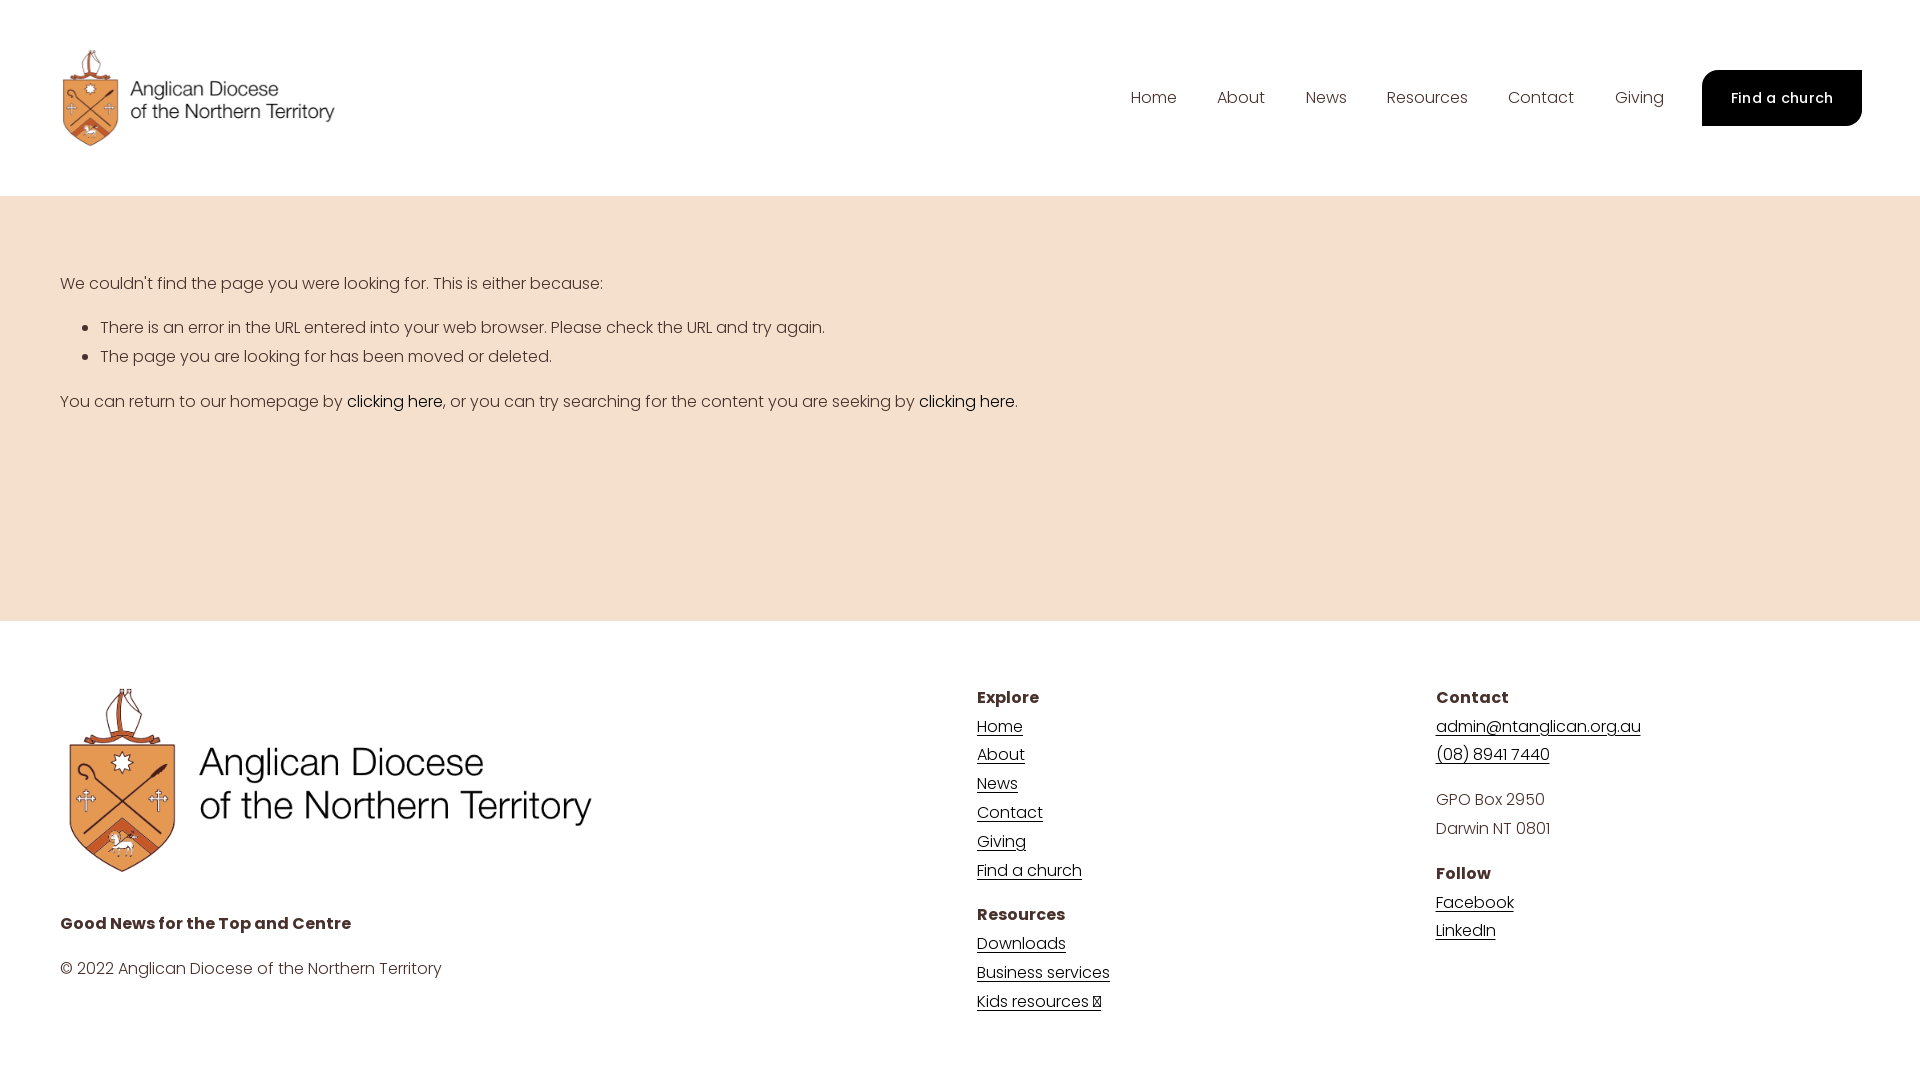  What do you see at coordinates (1465, 931) in the screenshot?
I see `'LinkedIn'` at bounding box center [1465, 931].